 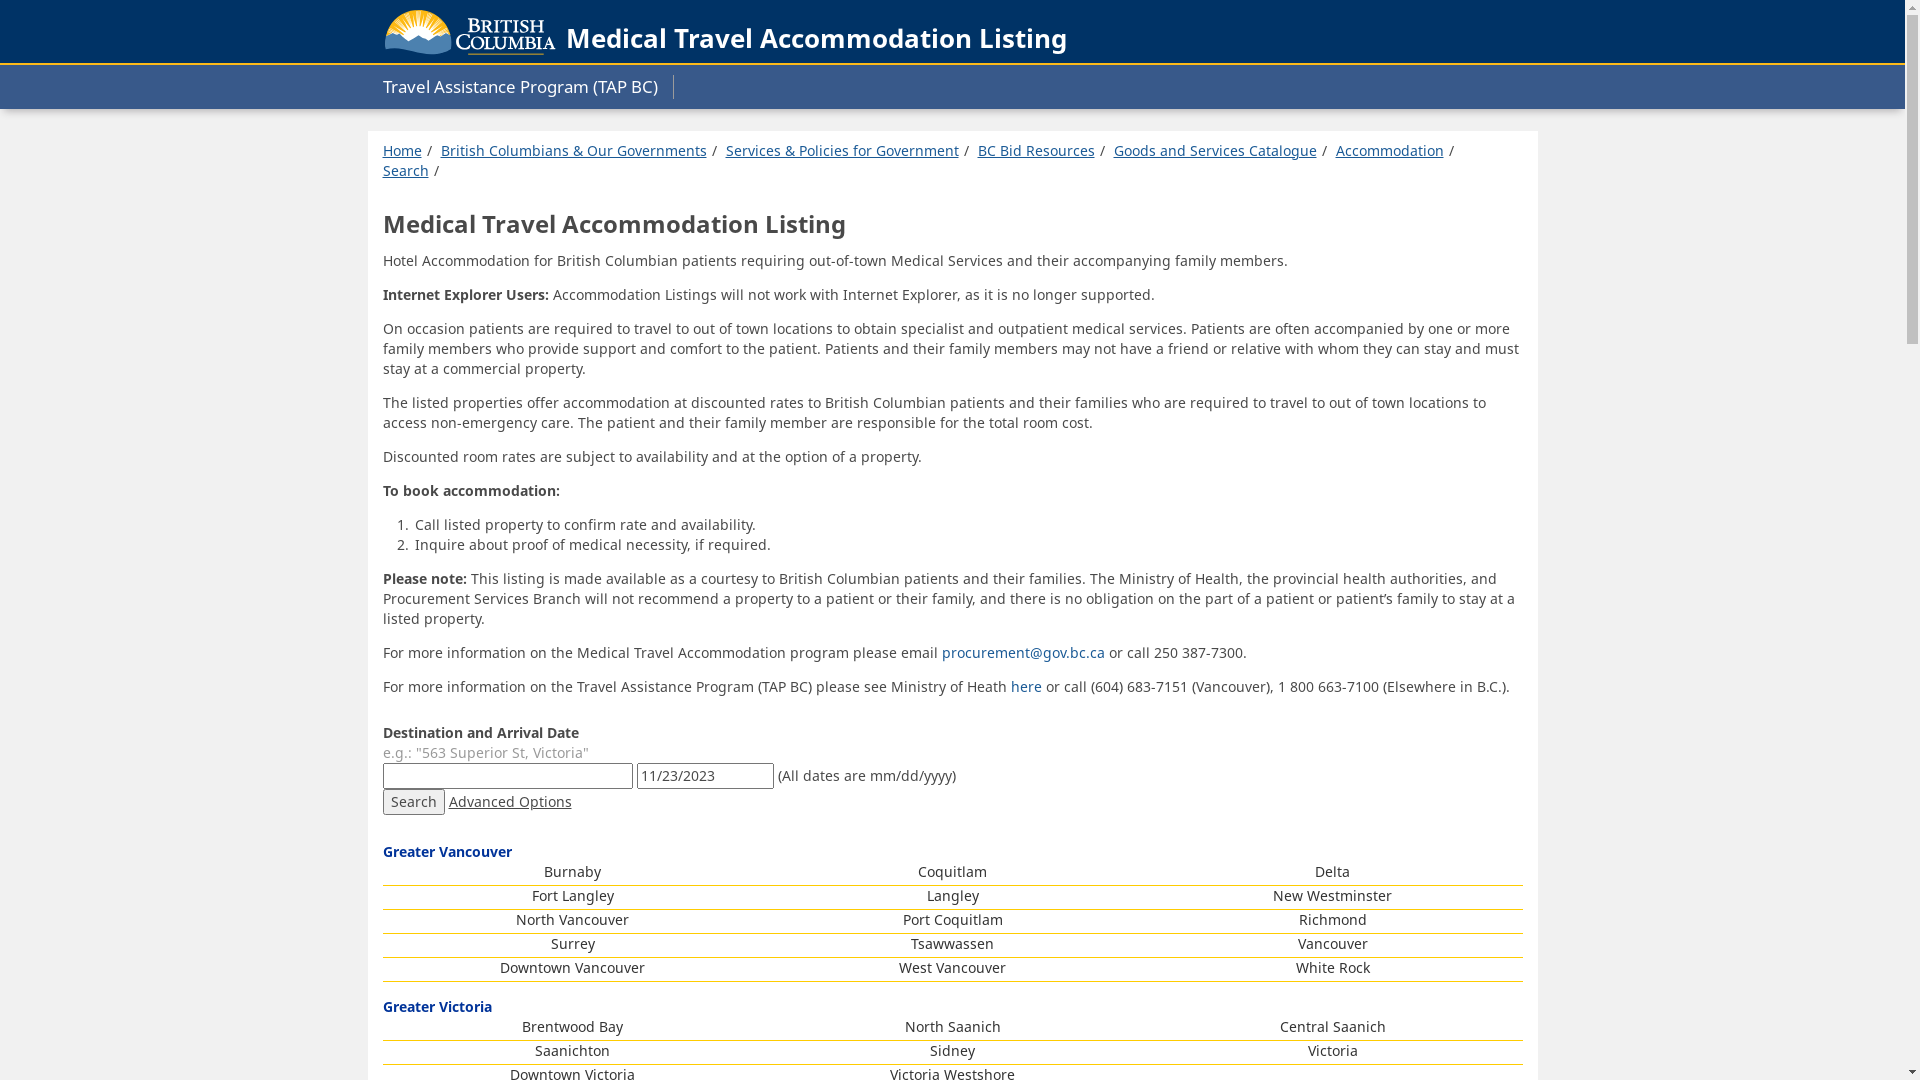 I want to click on 'Travel Assistance Program (TAP BC)', so click(x=527, y=86).